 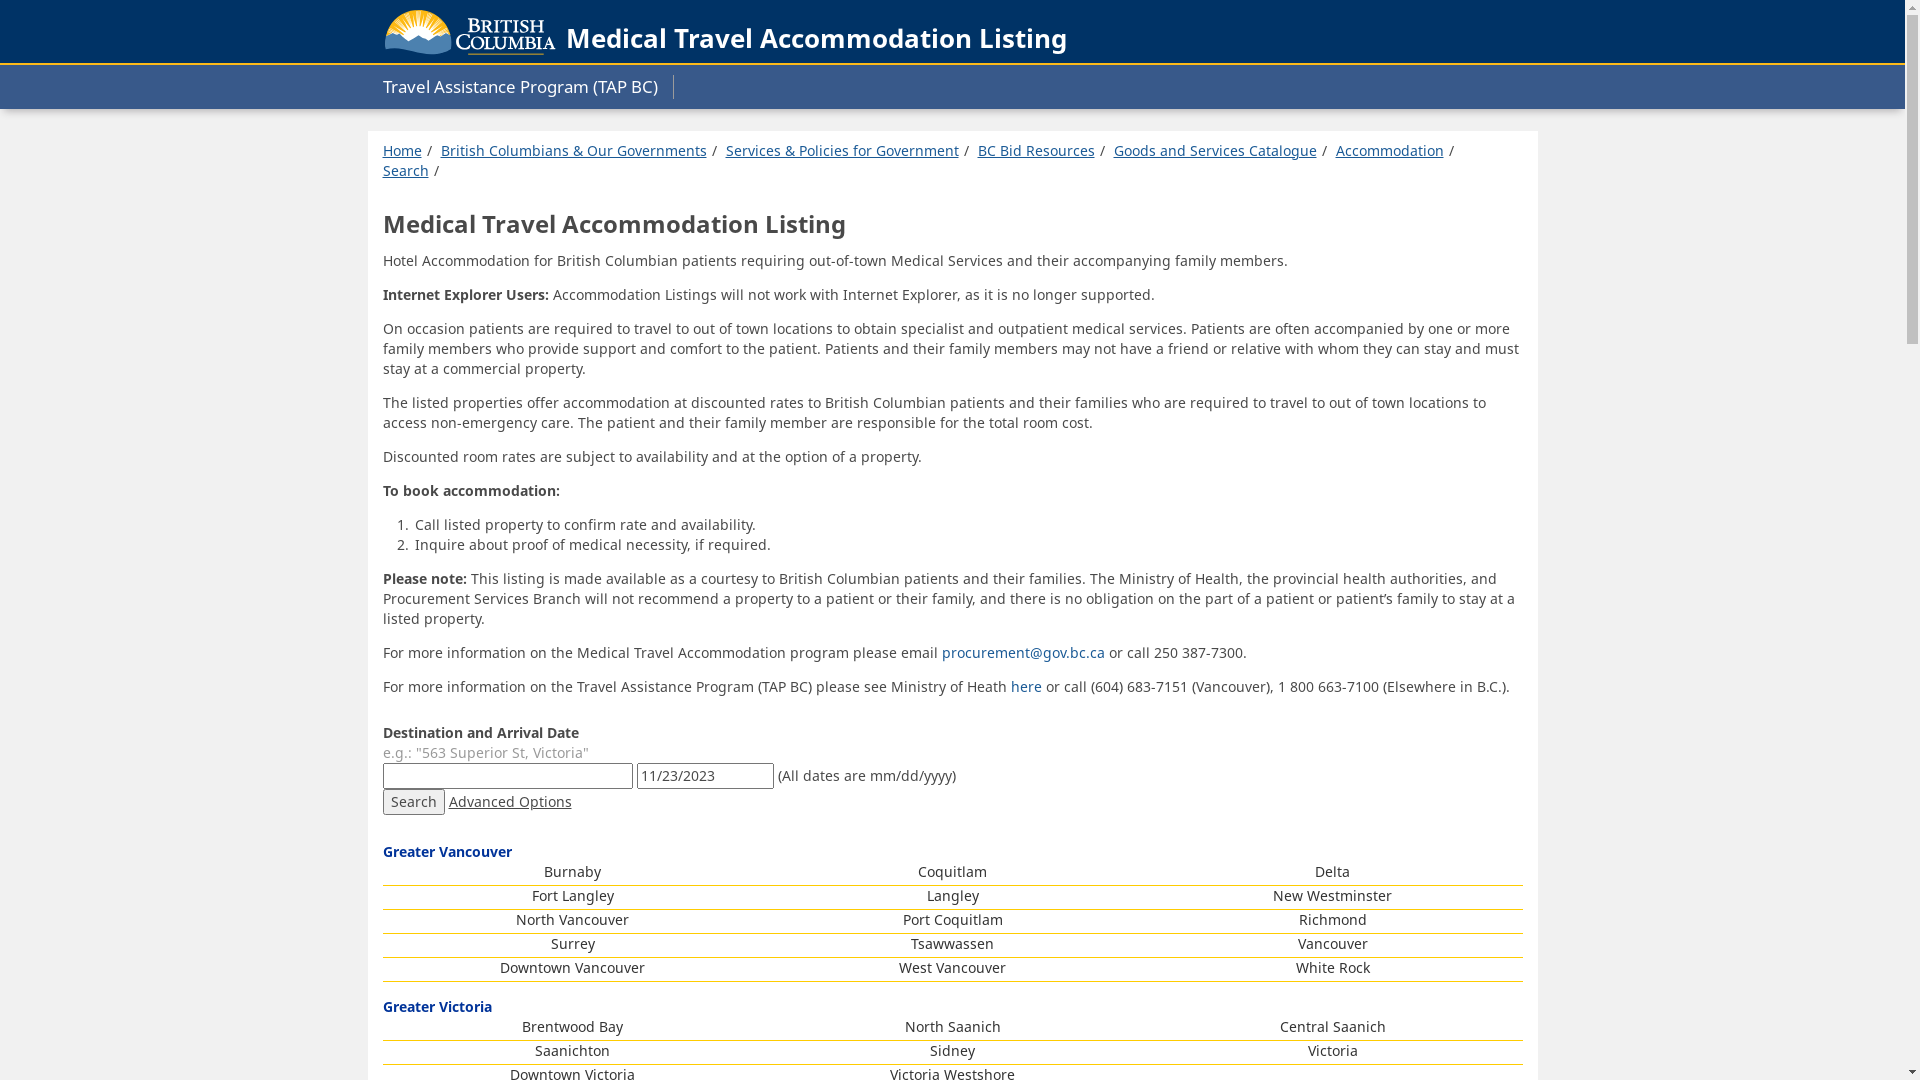 I want to click on 'Travel Assistance Program (TAP BC)', so click(x=527, y=86).